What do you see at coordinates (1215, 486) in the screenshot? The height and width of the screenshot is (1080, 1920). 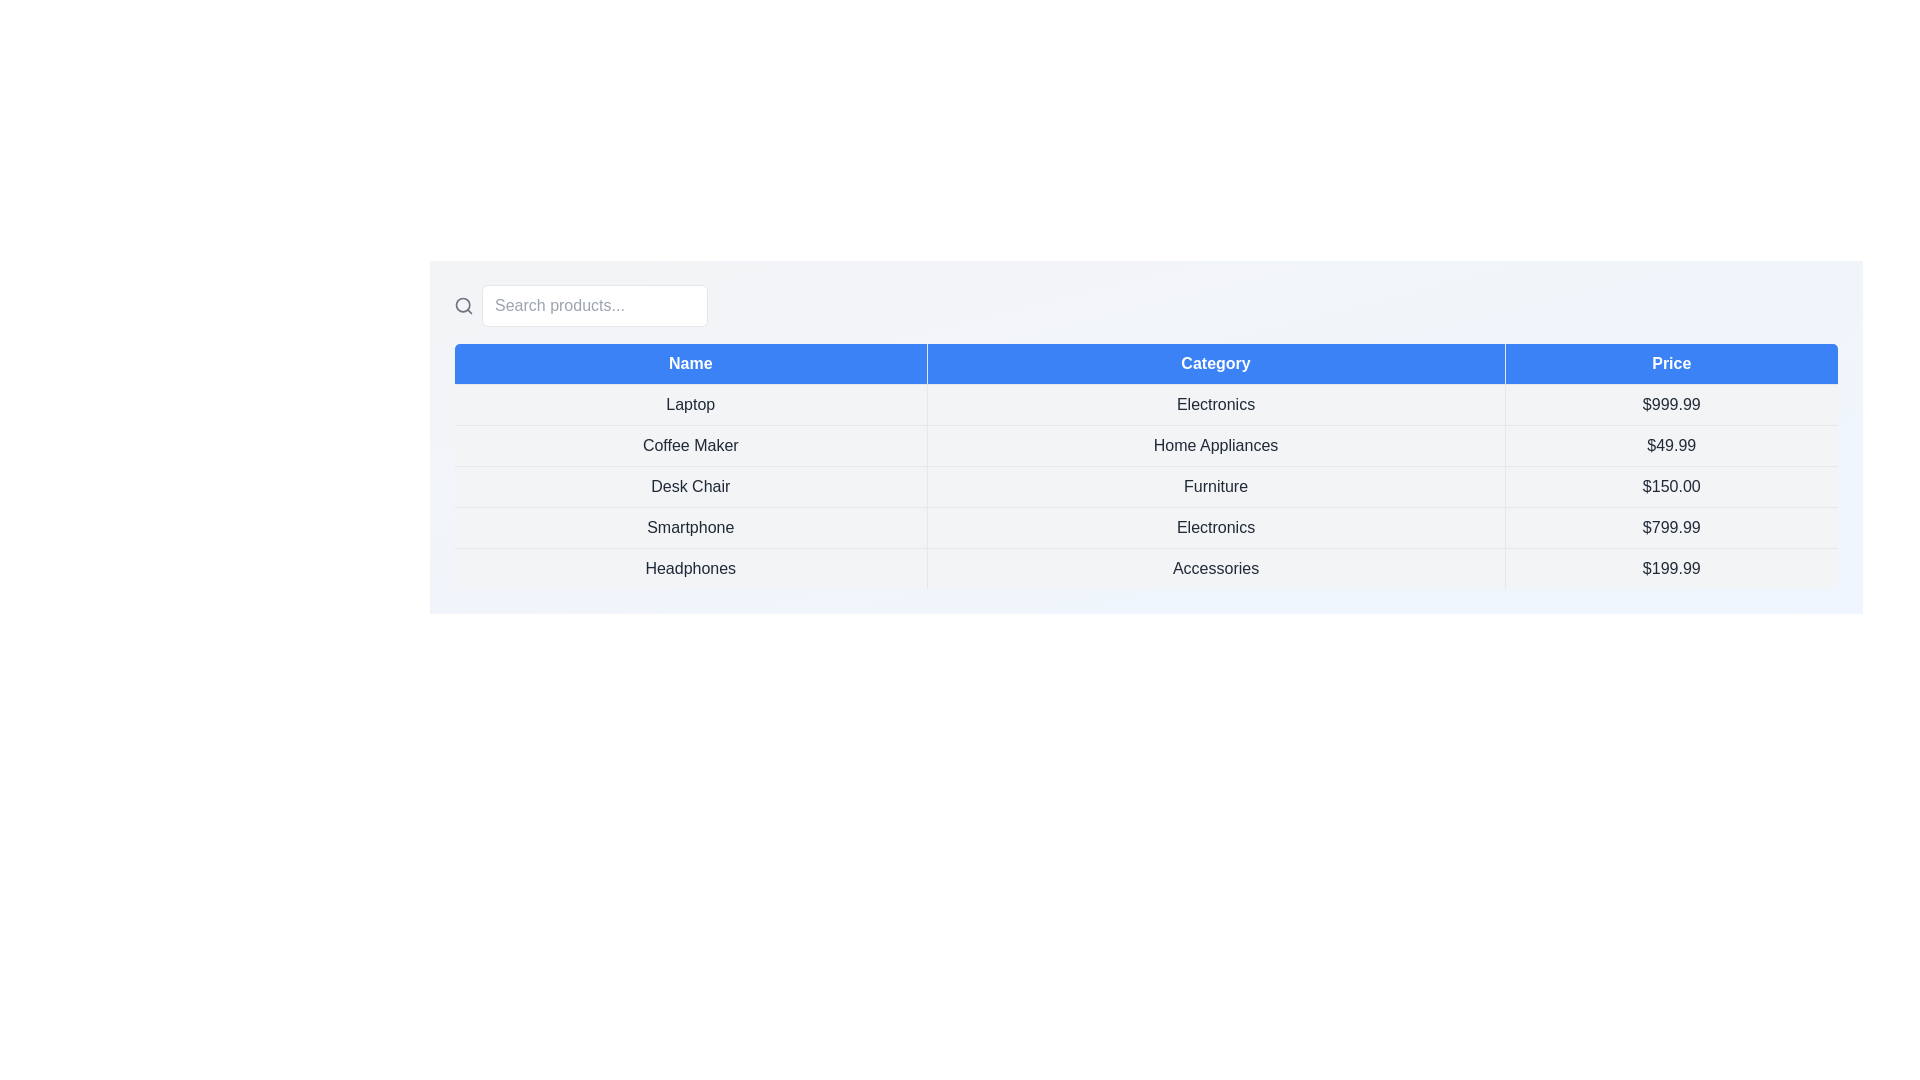 I see `the 'Furniture' text label located in the second column under the 'Category' header for the 'Desk Chair' item` at bounding box center [1215, 486].